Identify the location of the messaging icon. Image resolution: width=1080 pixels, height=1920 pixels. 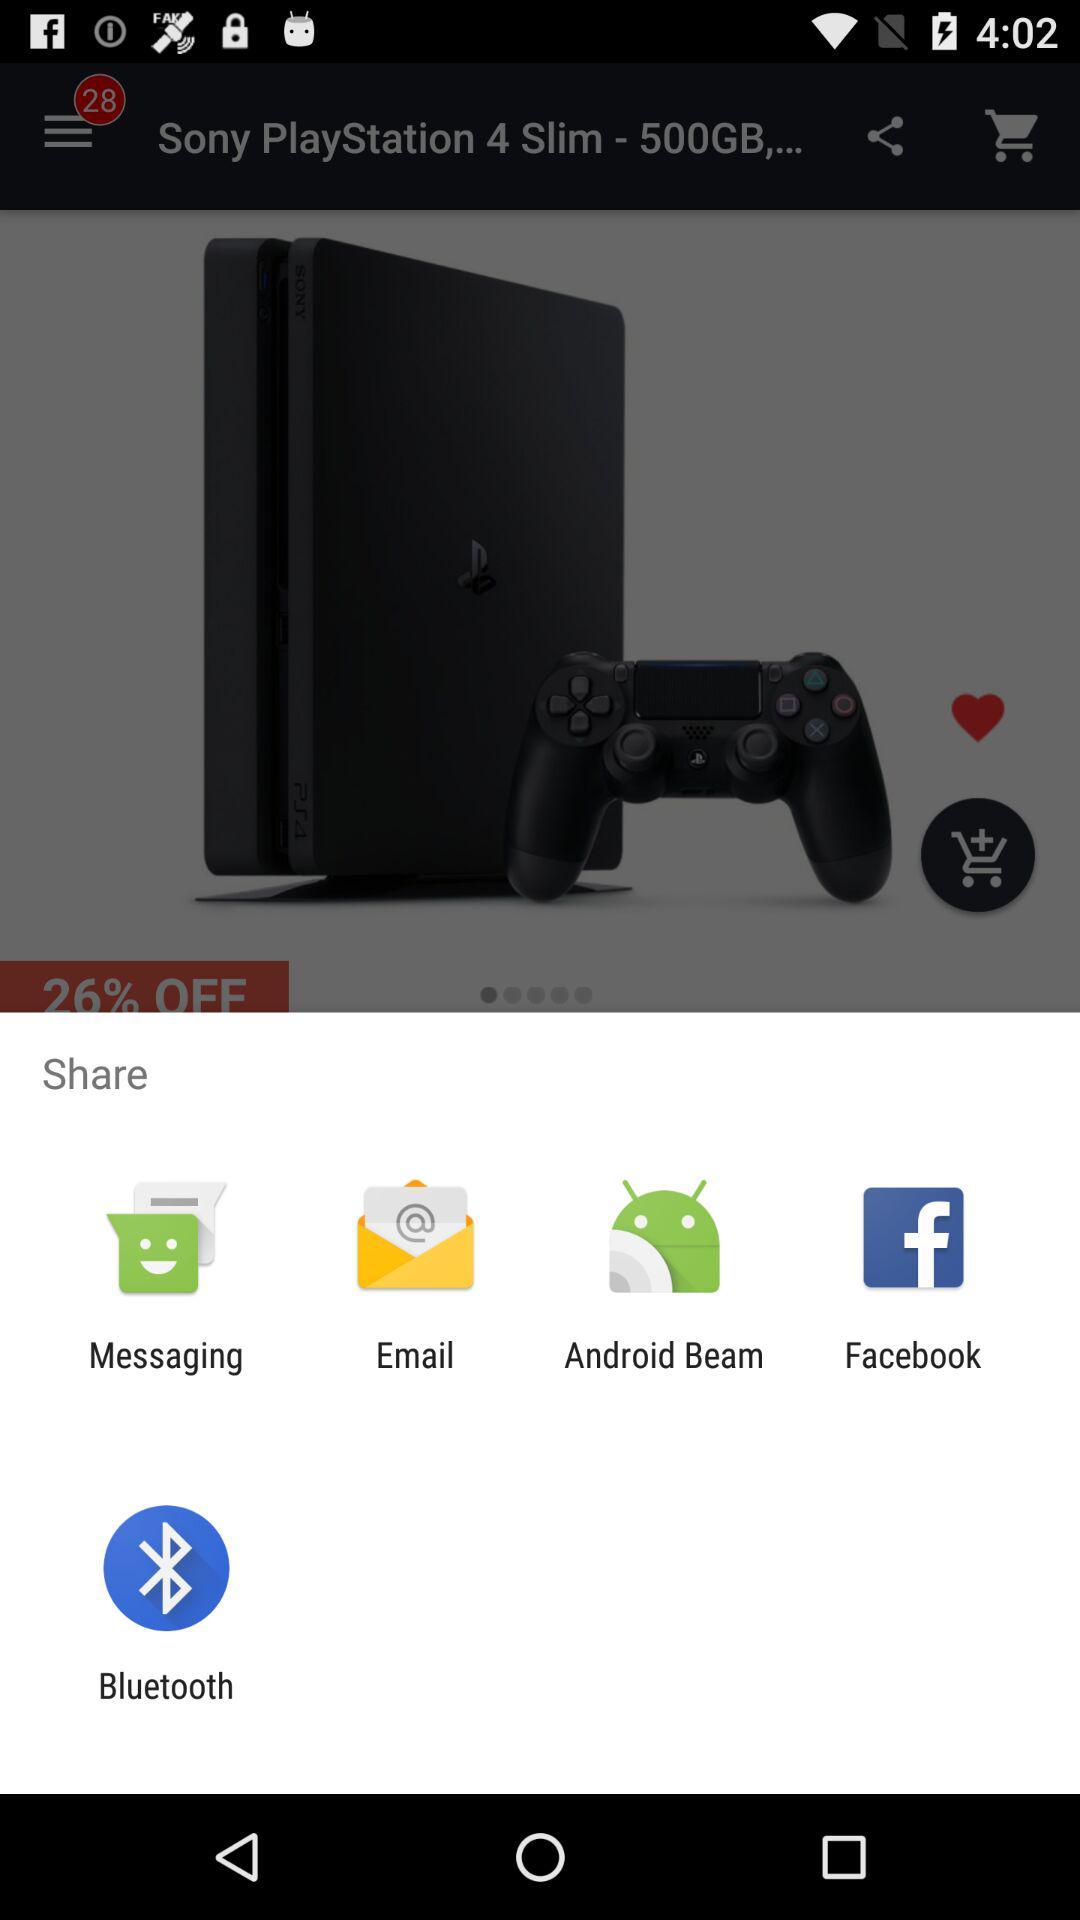
(165, 1374).